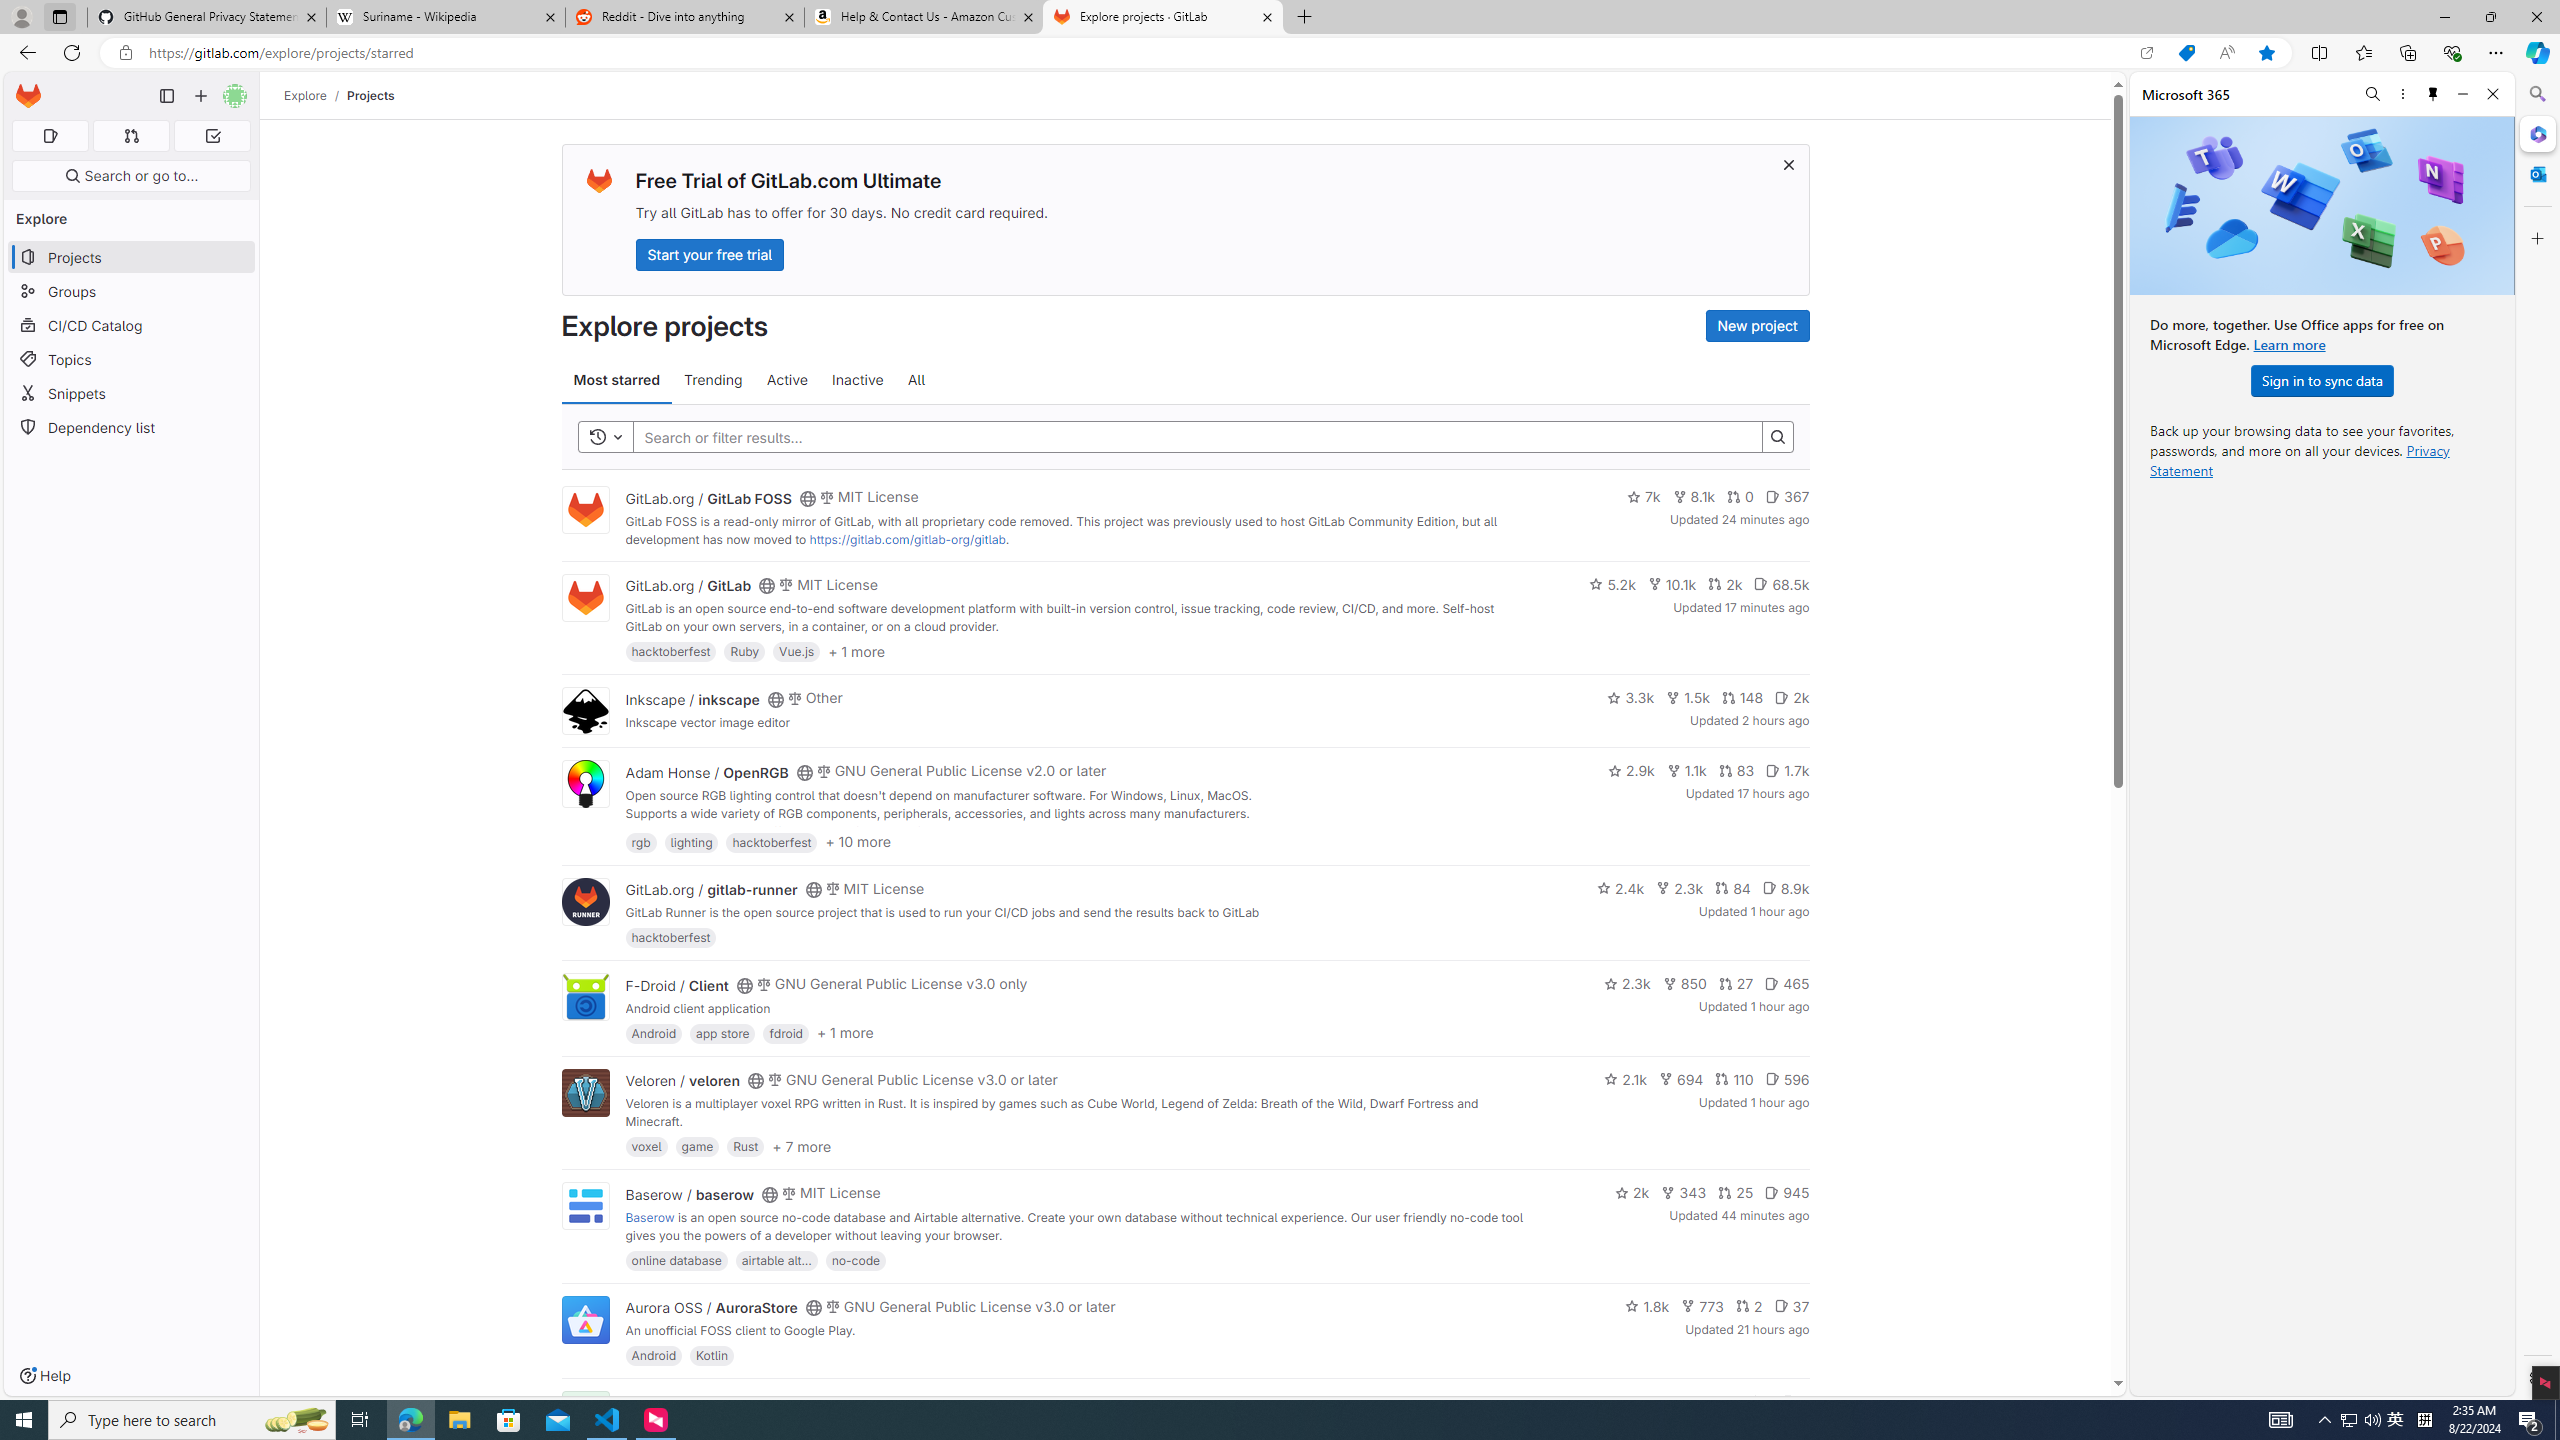  Describe the element at coordinates (712, 1355) in the screenshot. I see `'Kotlin'` at that location.